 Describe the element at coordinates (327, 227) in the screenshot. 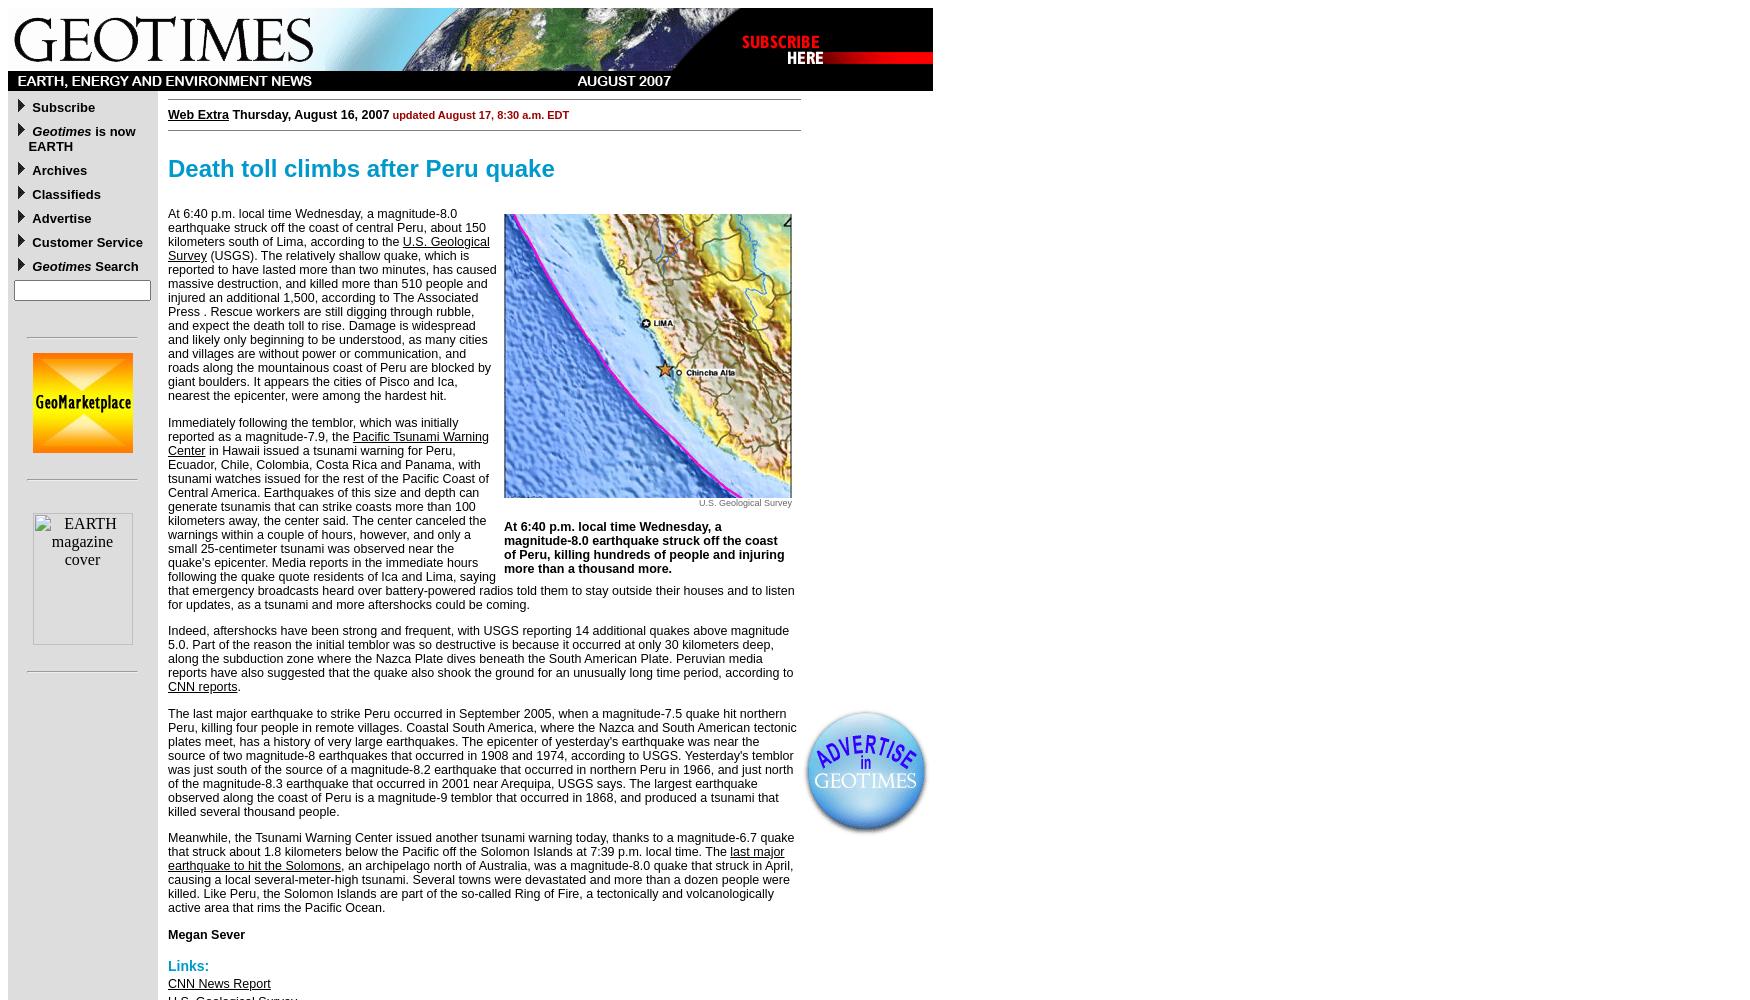

I see `'At 6:40 p.m. local time Wednesday, a magnitude-8.0 earthquake struck off the coast of central Peru, about 150 kilometers south of Lima, according to  the'` at that location.